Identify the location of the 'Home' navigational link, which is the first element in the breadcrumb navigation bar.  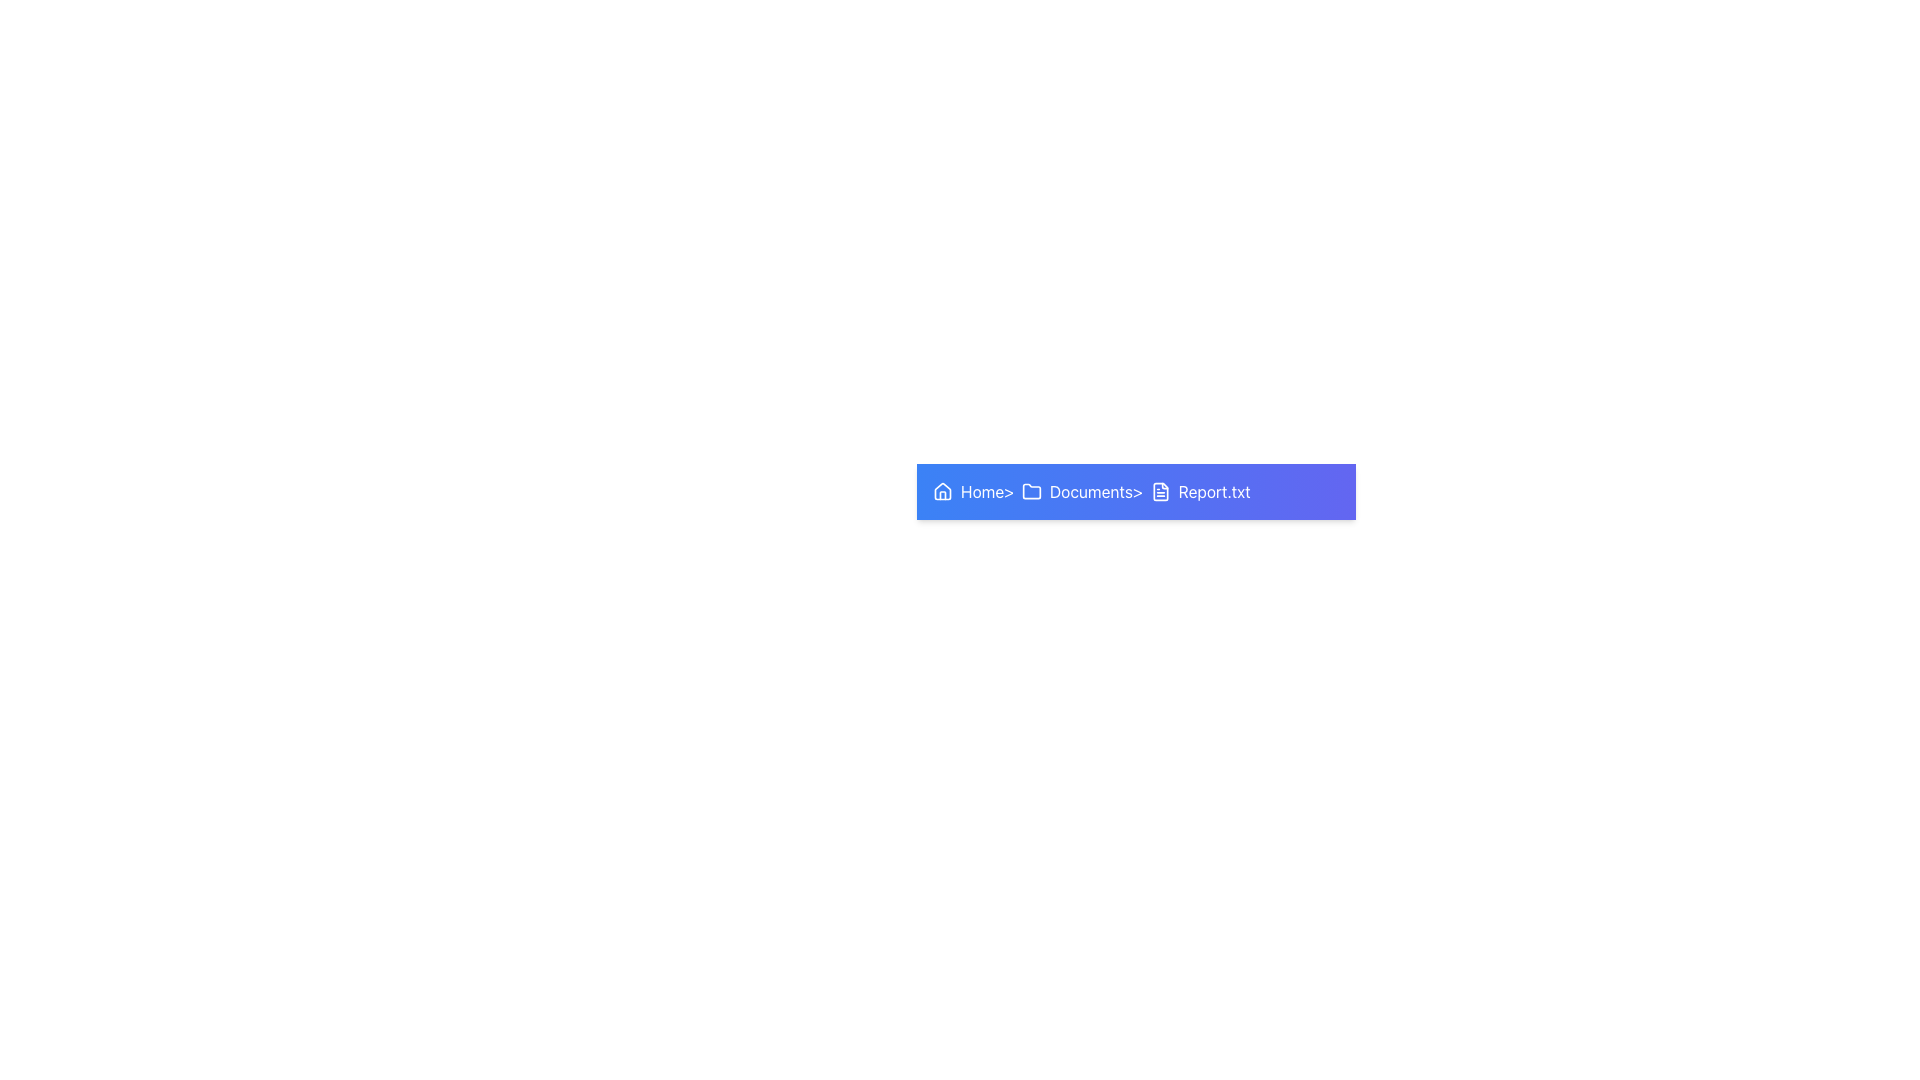
(968, 492).